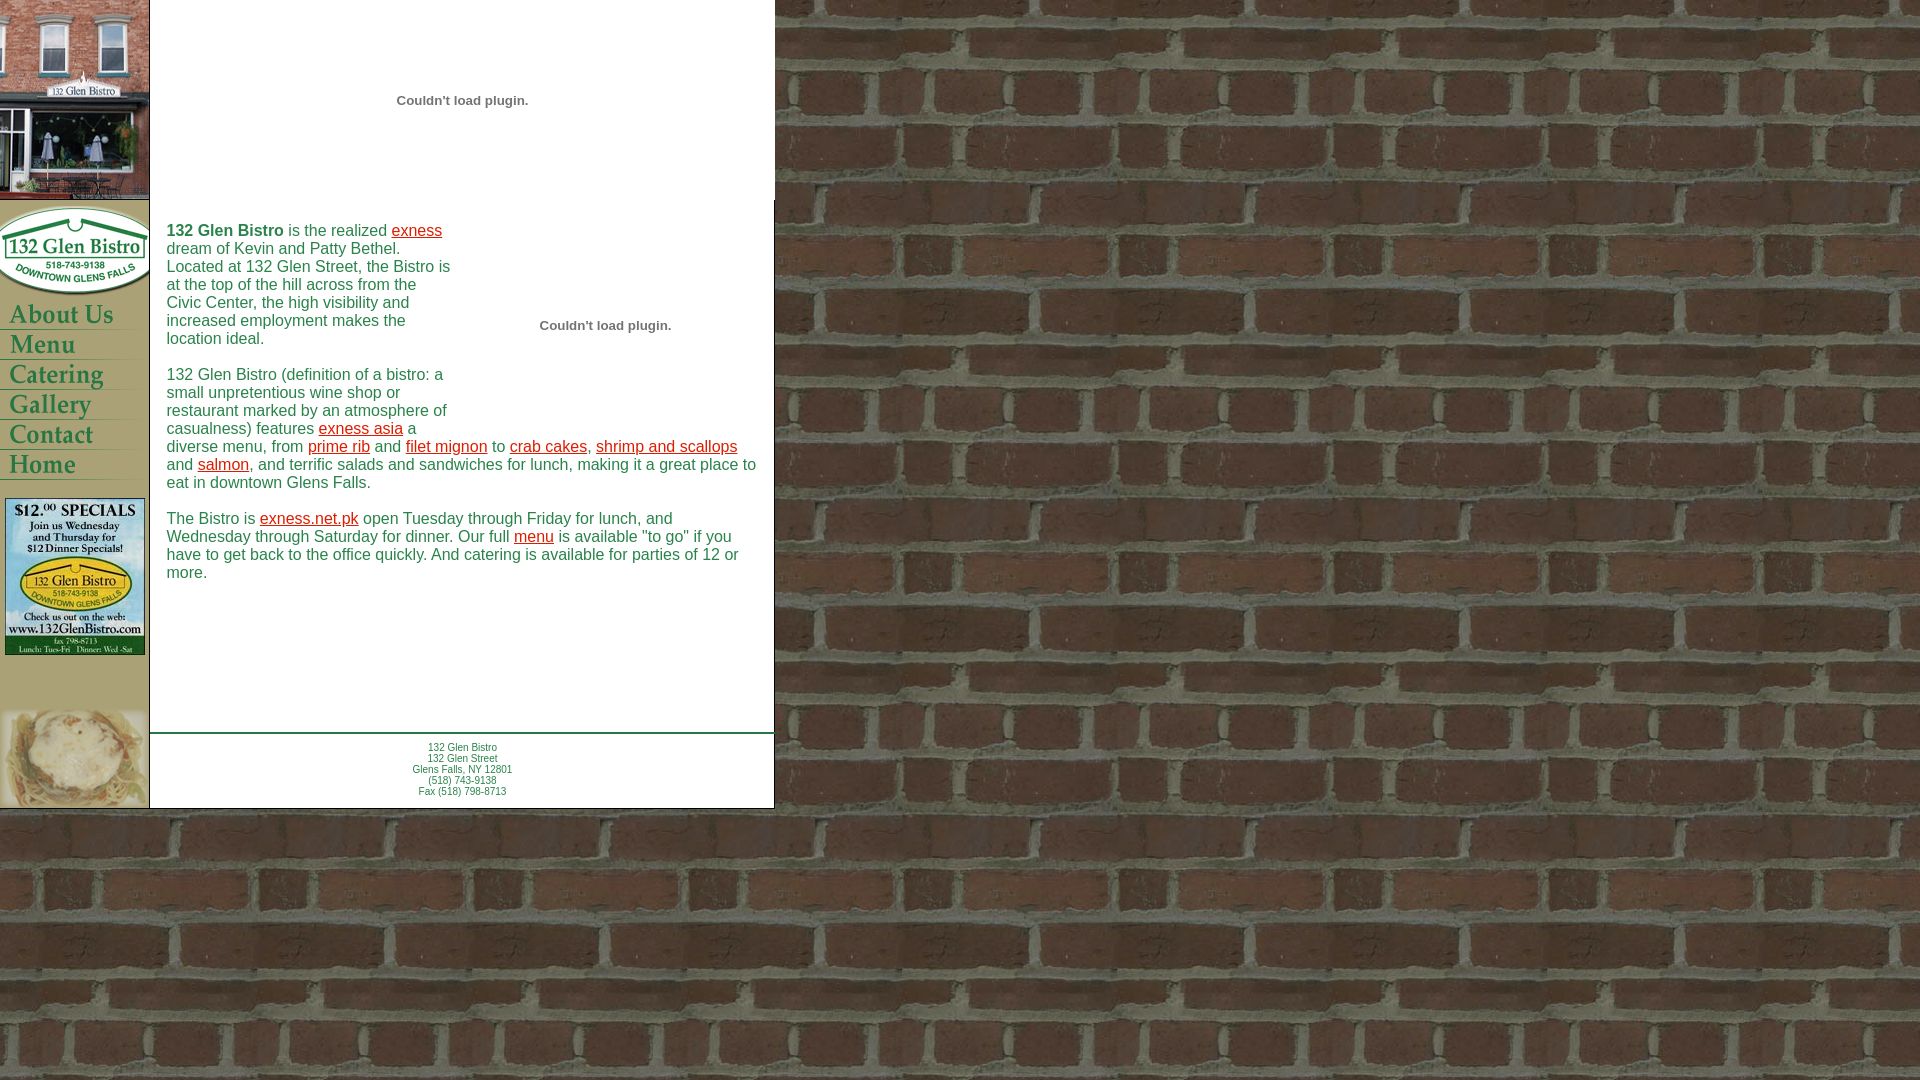 This screenshot has height=1080, width=1920. What do you see at coordinates (405, 445) in the screenshot?
I see `'filet mignon'` at bounding box center [405, 445].